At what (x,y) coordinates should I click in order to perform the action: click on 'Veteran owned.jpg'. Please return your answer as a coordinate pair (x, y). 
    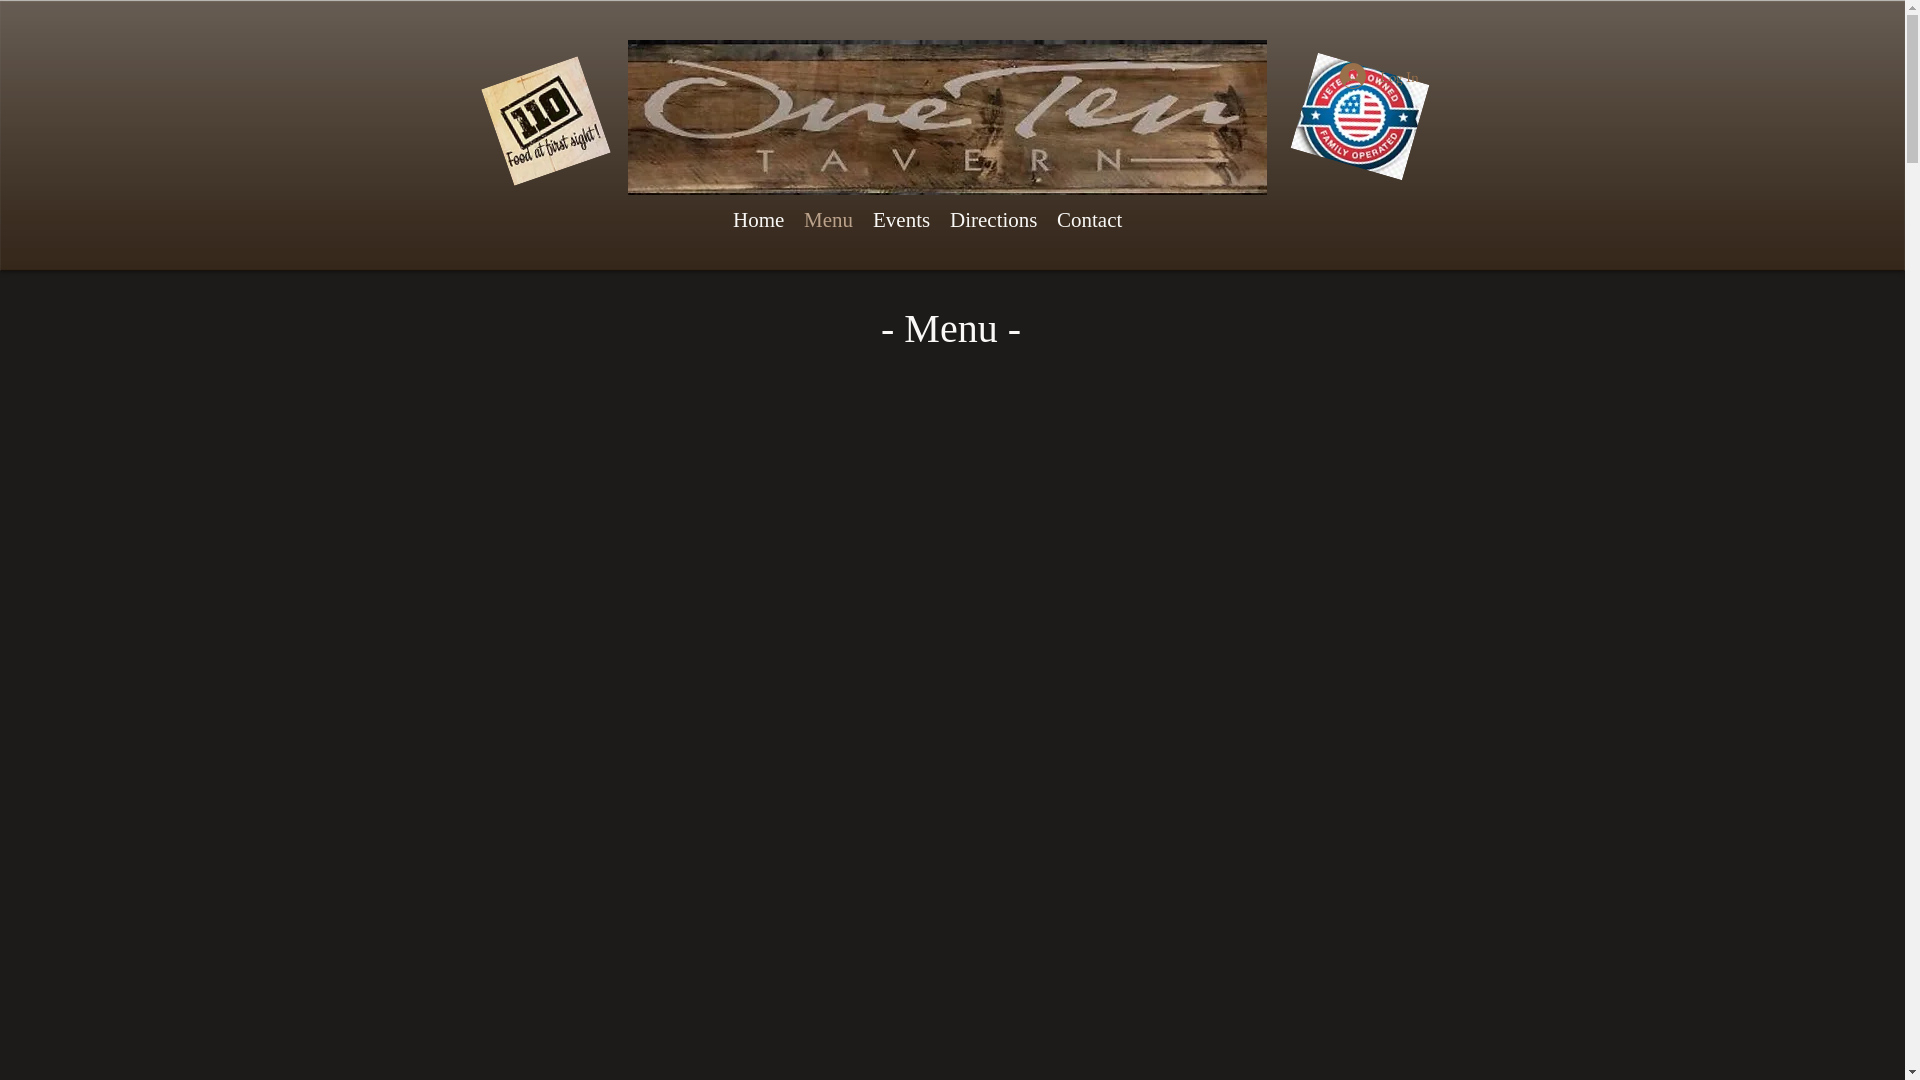
    Looking at the image, I should click on (1348, 102).